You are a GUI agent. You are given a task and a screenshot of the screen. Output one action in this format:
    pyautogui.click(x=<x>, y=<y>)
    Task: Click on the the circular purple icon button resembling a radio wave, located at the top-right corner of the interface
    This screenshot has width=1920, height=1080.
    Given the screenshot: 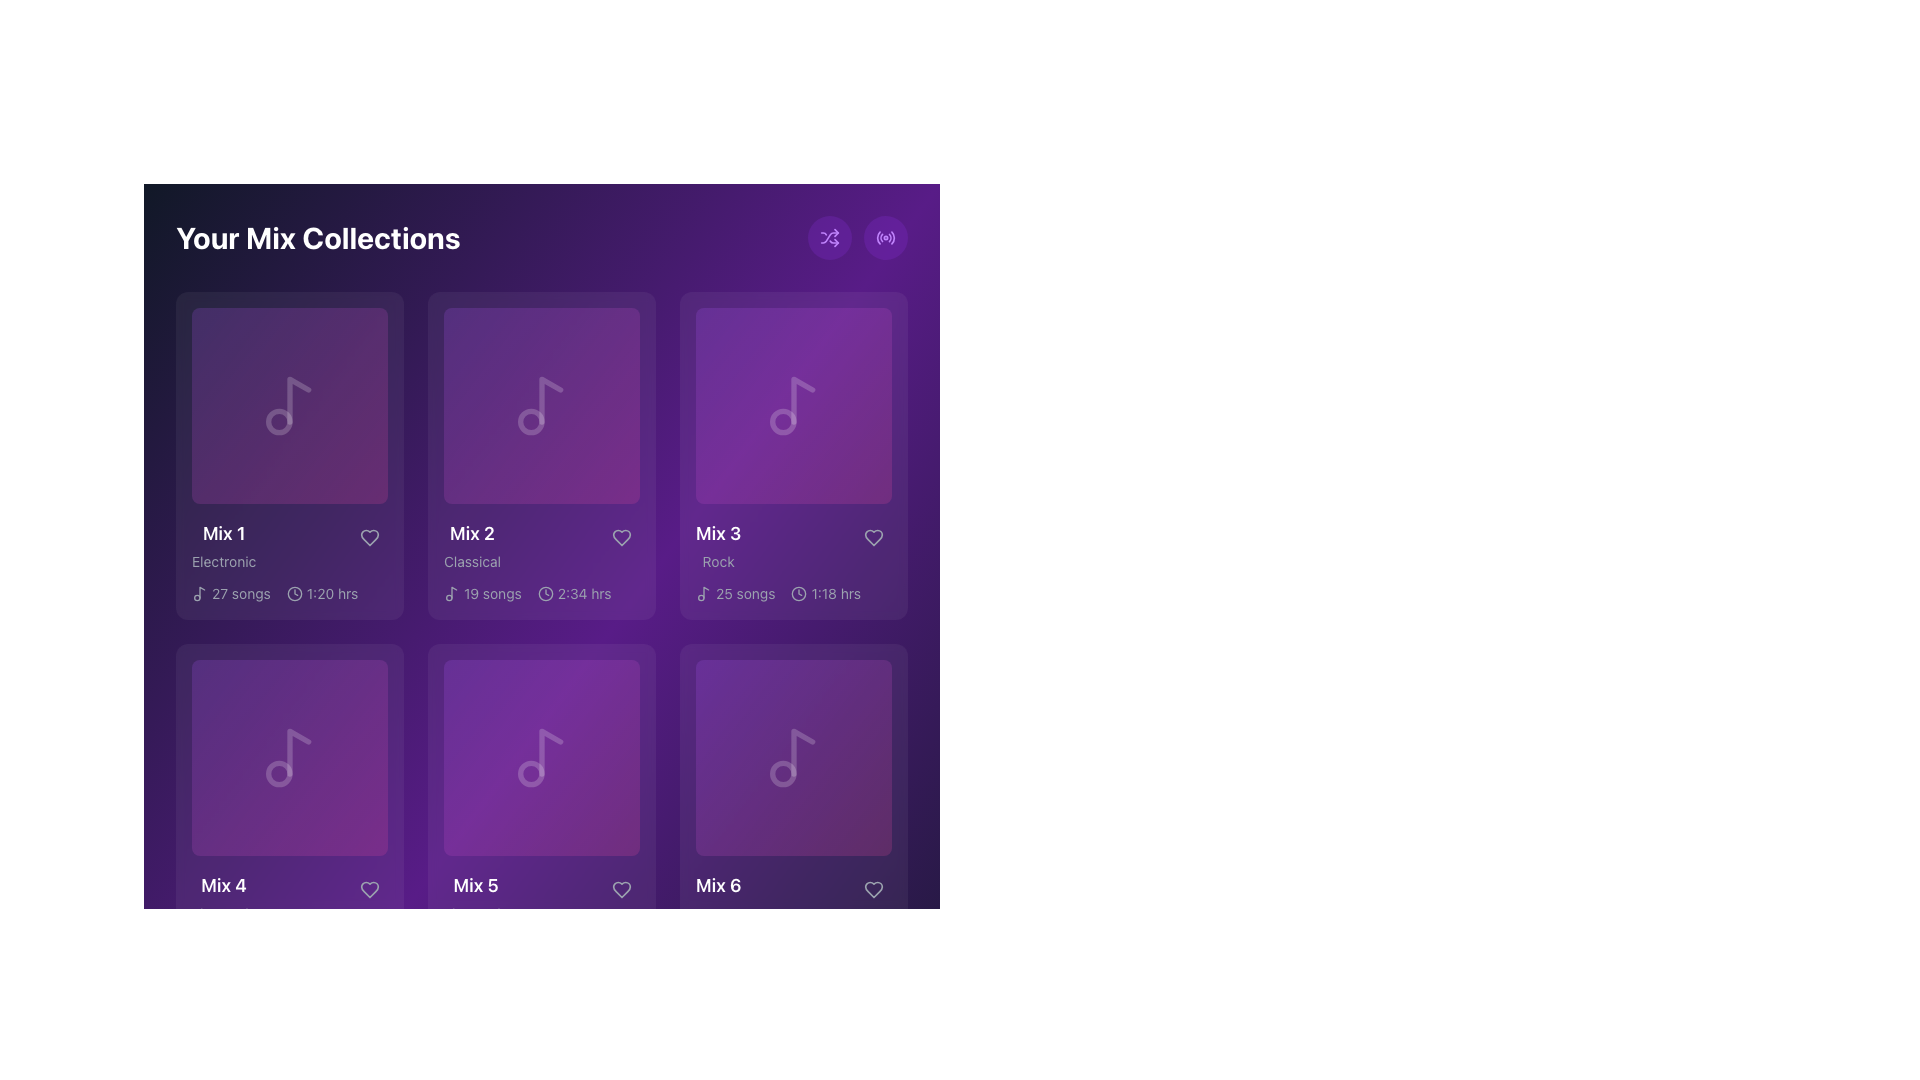 What is the action you would take?
    pyautogui.click(x=885, y=237)
    